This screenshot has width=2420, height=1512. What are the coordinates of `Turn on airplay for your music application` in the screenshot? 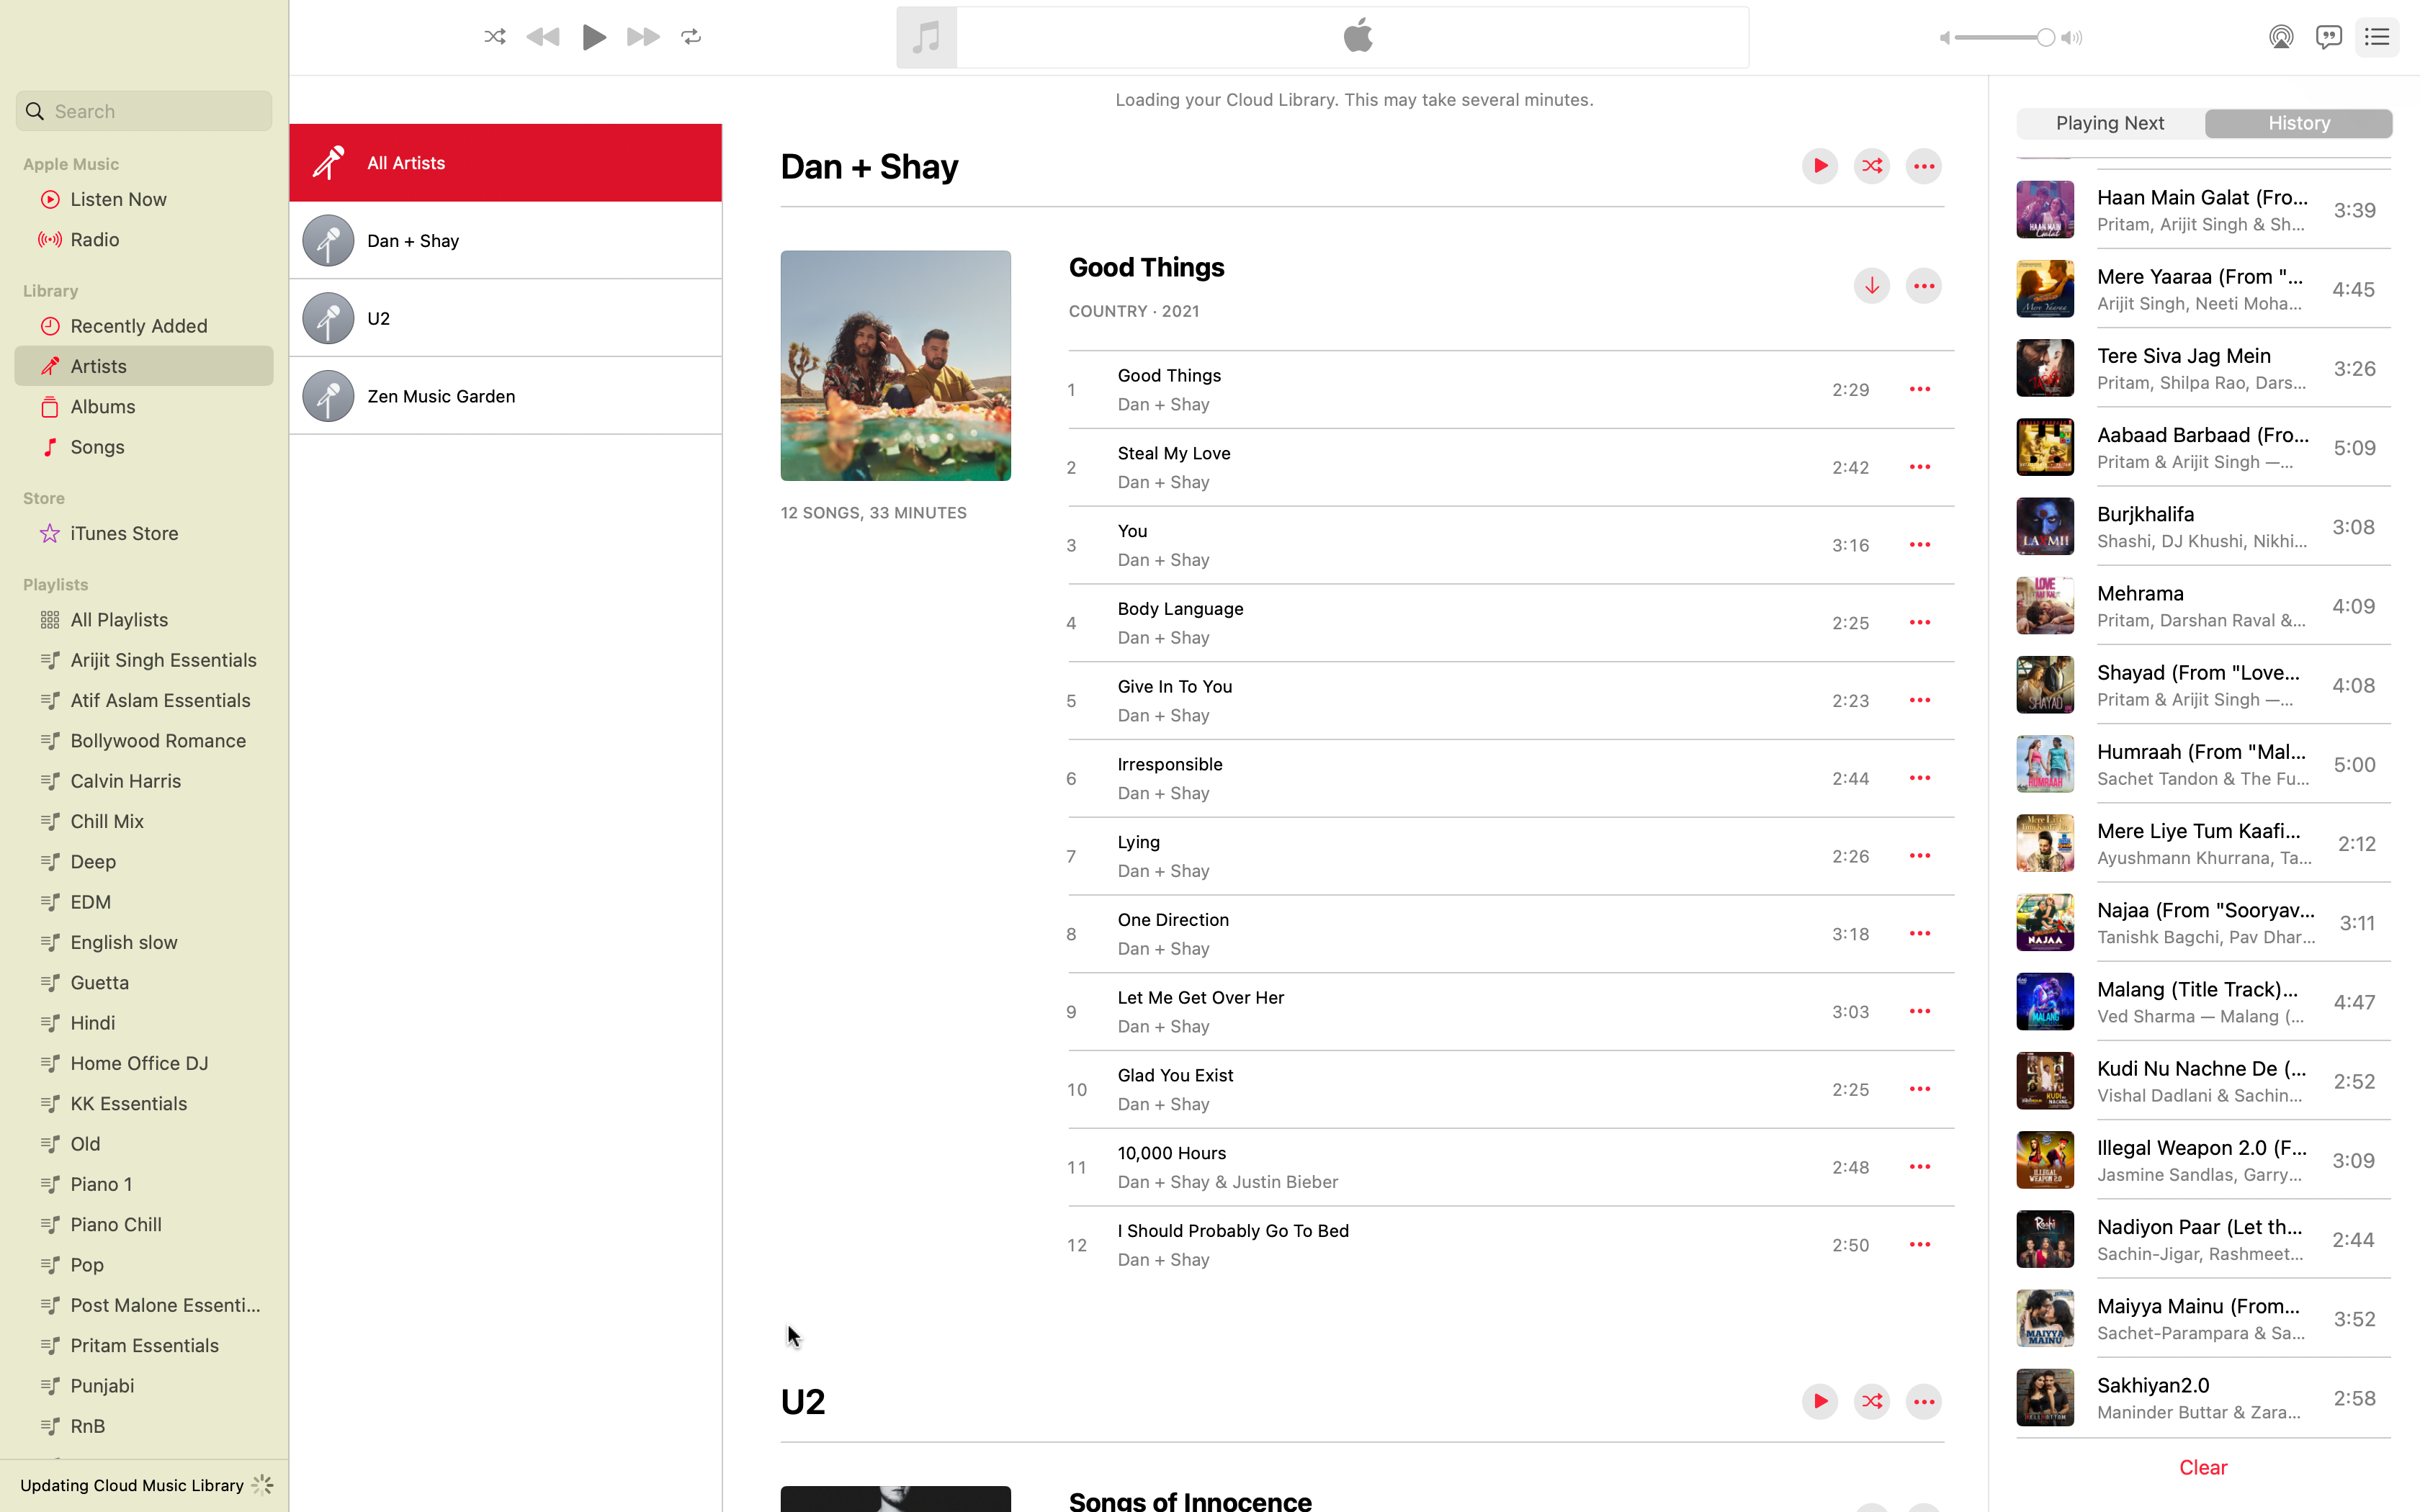 It's located at (2277, 35).